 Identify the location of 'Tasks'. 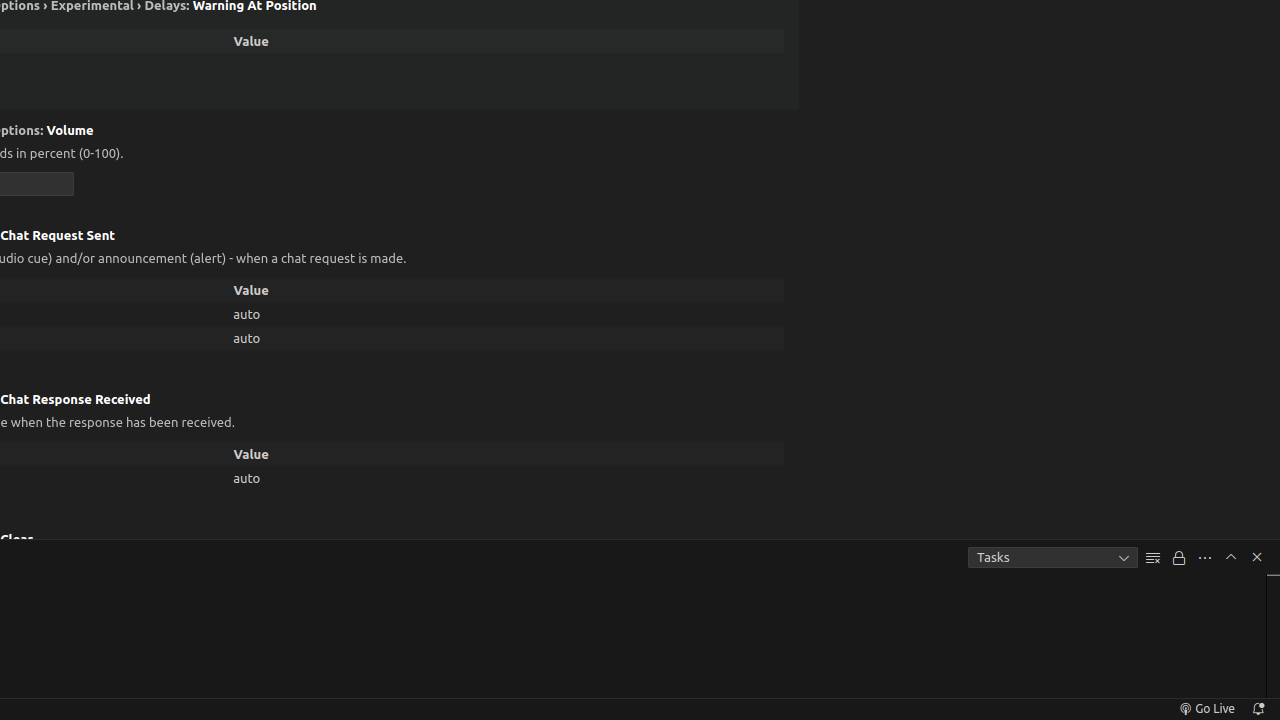
(1052, 557).